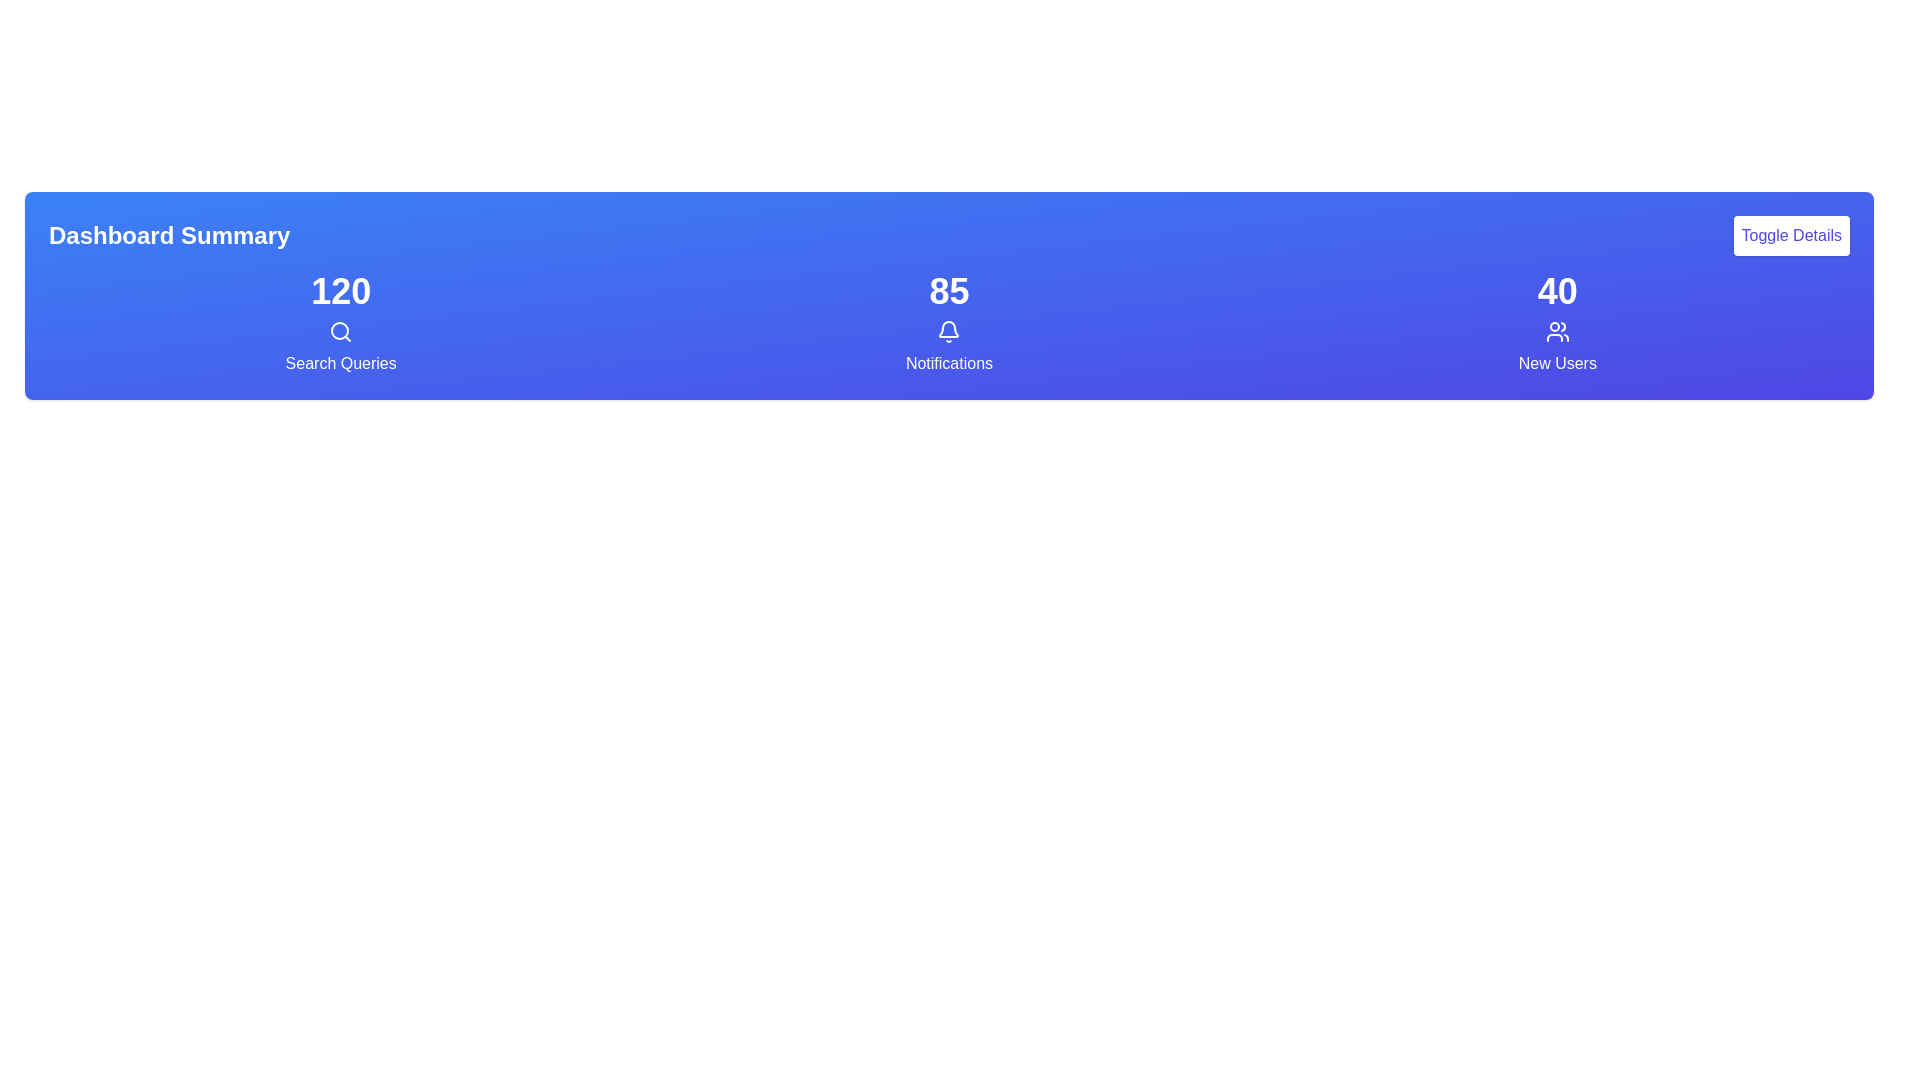 This screenshot has height=1080, width=1920. What do you see at coordinates (341, 363) in the screenshot?
I see `the text label element that contains the text 'Search Queries', positioned below the number '120' and a search icon` at bounding box center [341, 363].